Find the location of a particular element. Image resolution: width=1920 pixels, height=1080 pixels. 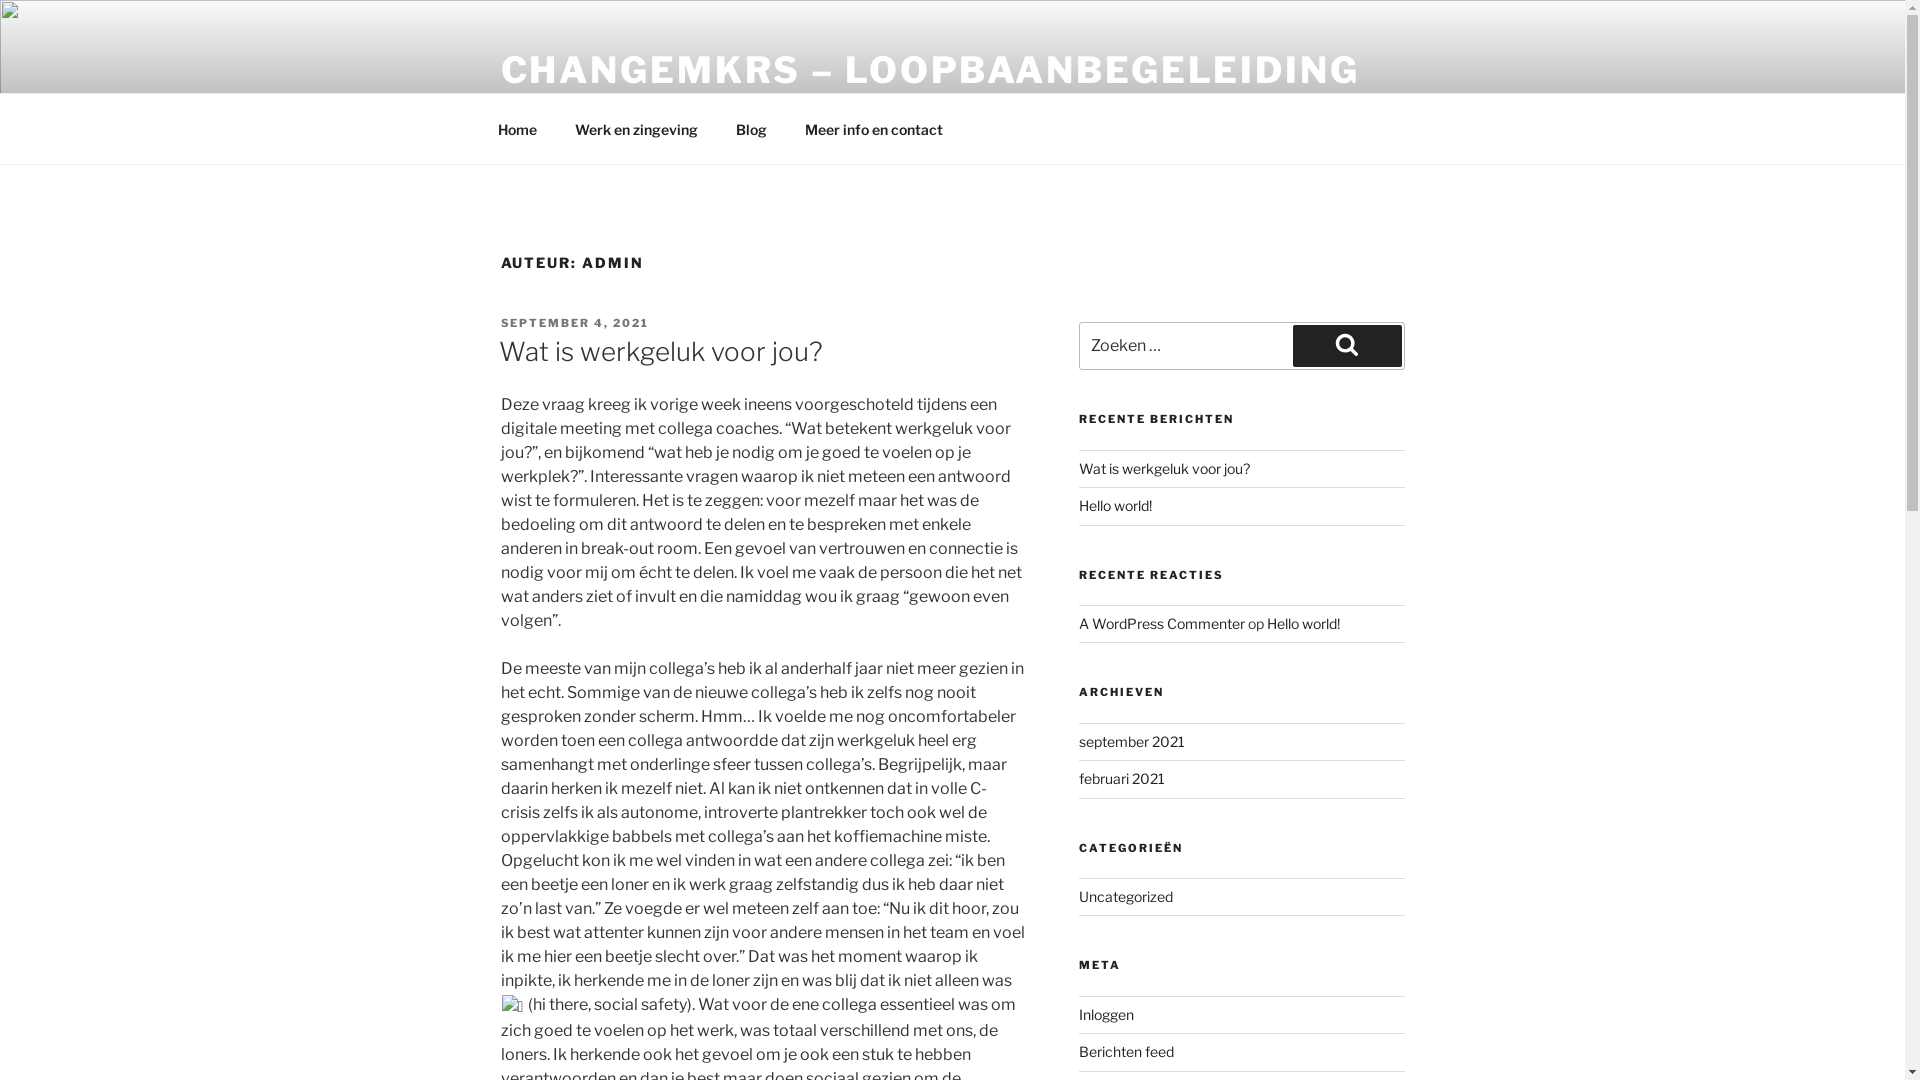

'SEPTEMBER 4, 2021' is located at coordinates (573, 322).